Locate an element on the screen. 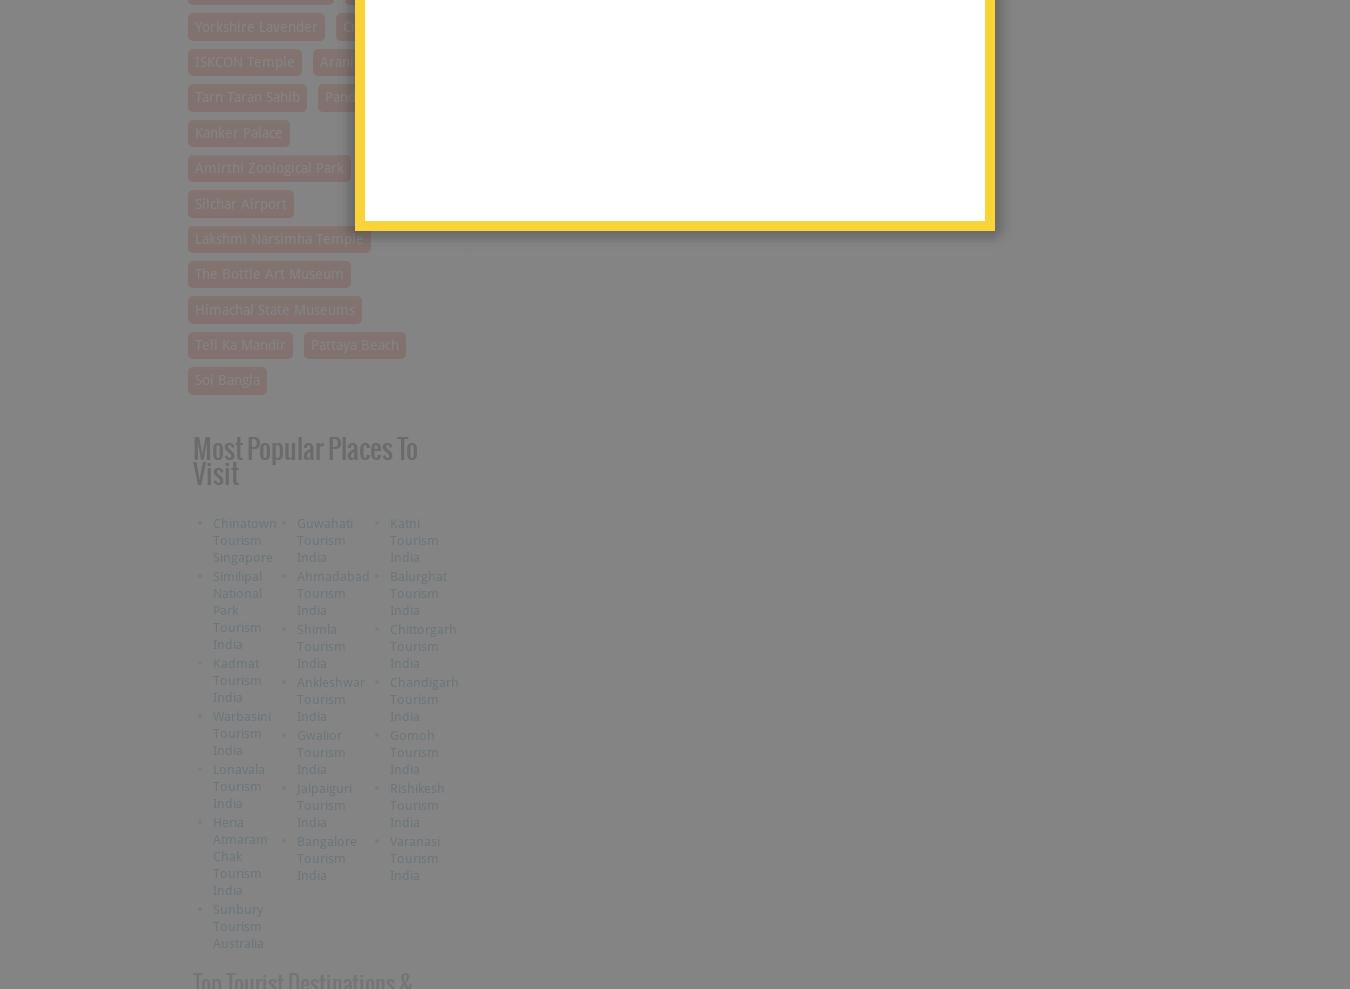 The height and width of the screenshot is (989, 1350). 'Teli Ka Mandir' is located at coordinates (238, 343).